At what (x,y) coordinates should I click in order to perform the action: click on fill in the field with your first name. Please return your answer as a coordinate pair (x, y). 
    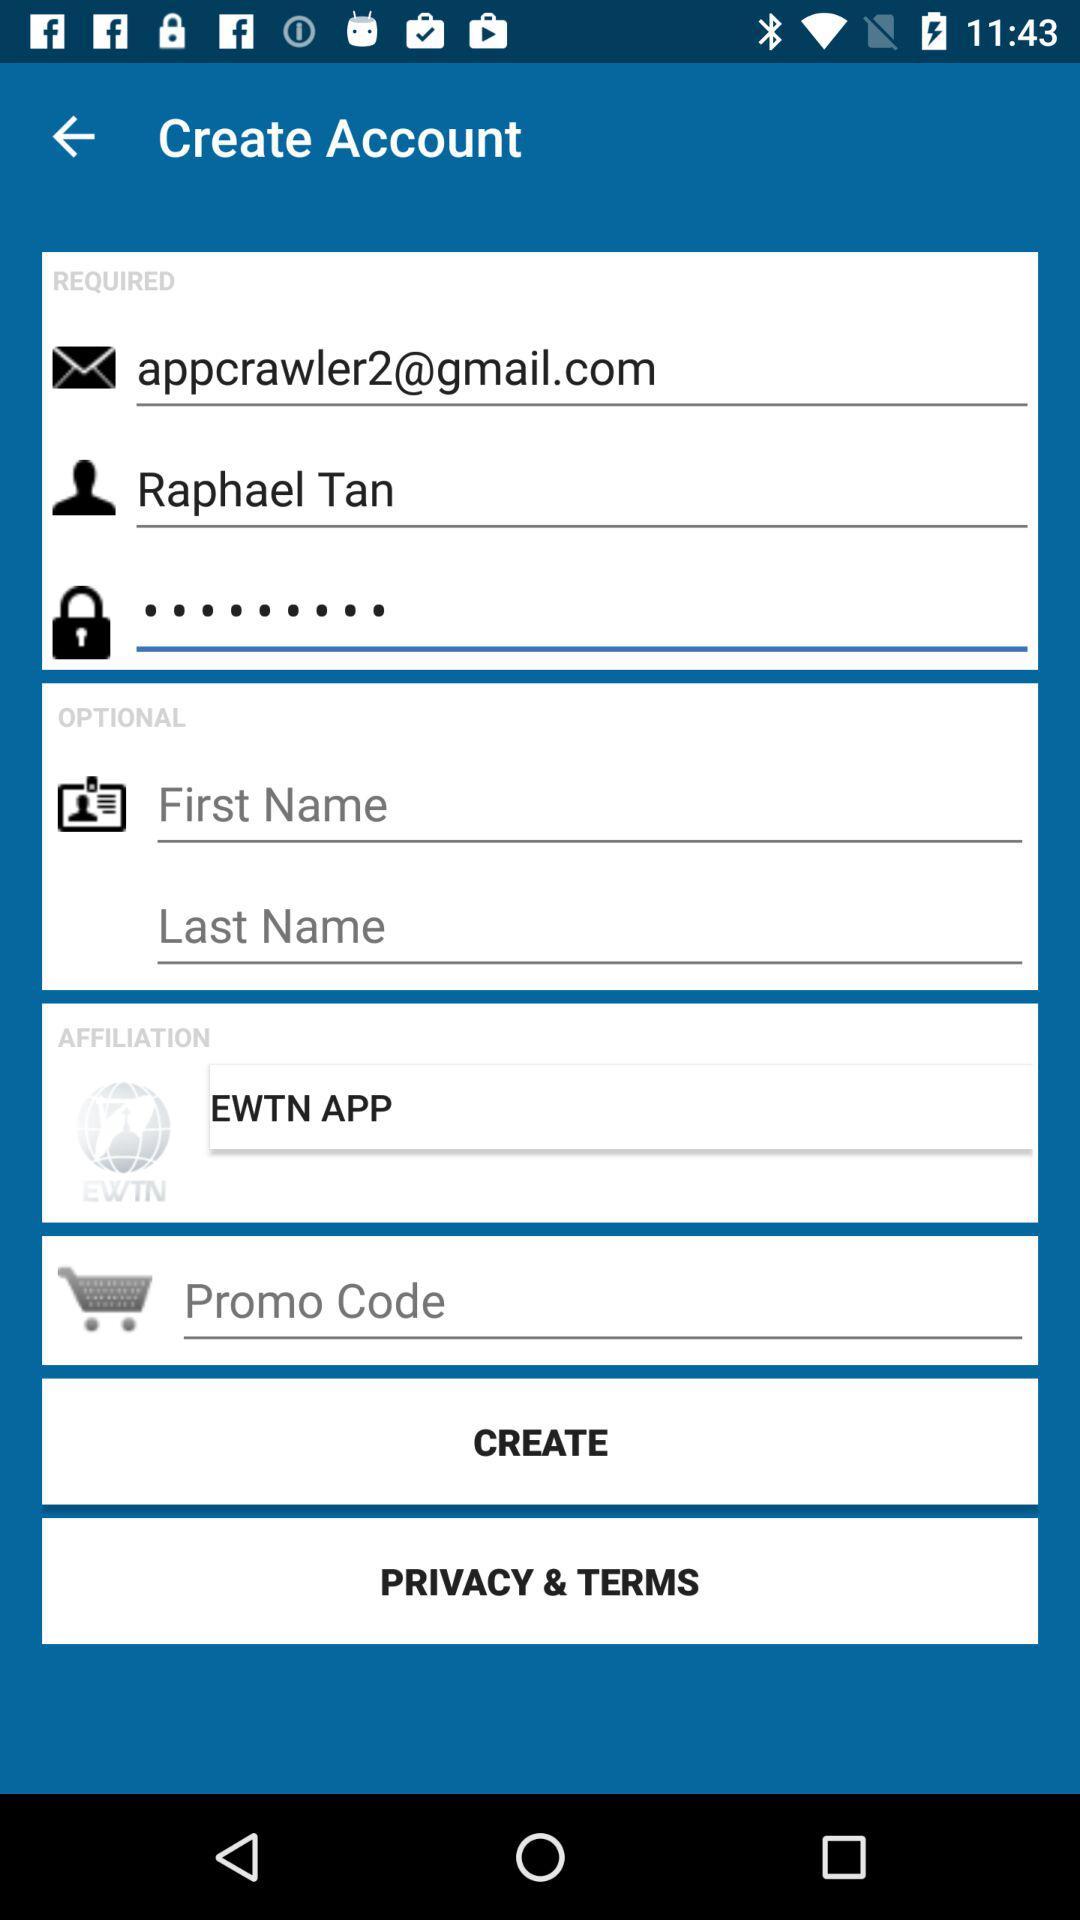
    Looking at the image, I should click on (588, 803).